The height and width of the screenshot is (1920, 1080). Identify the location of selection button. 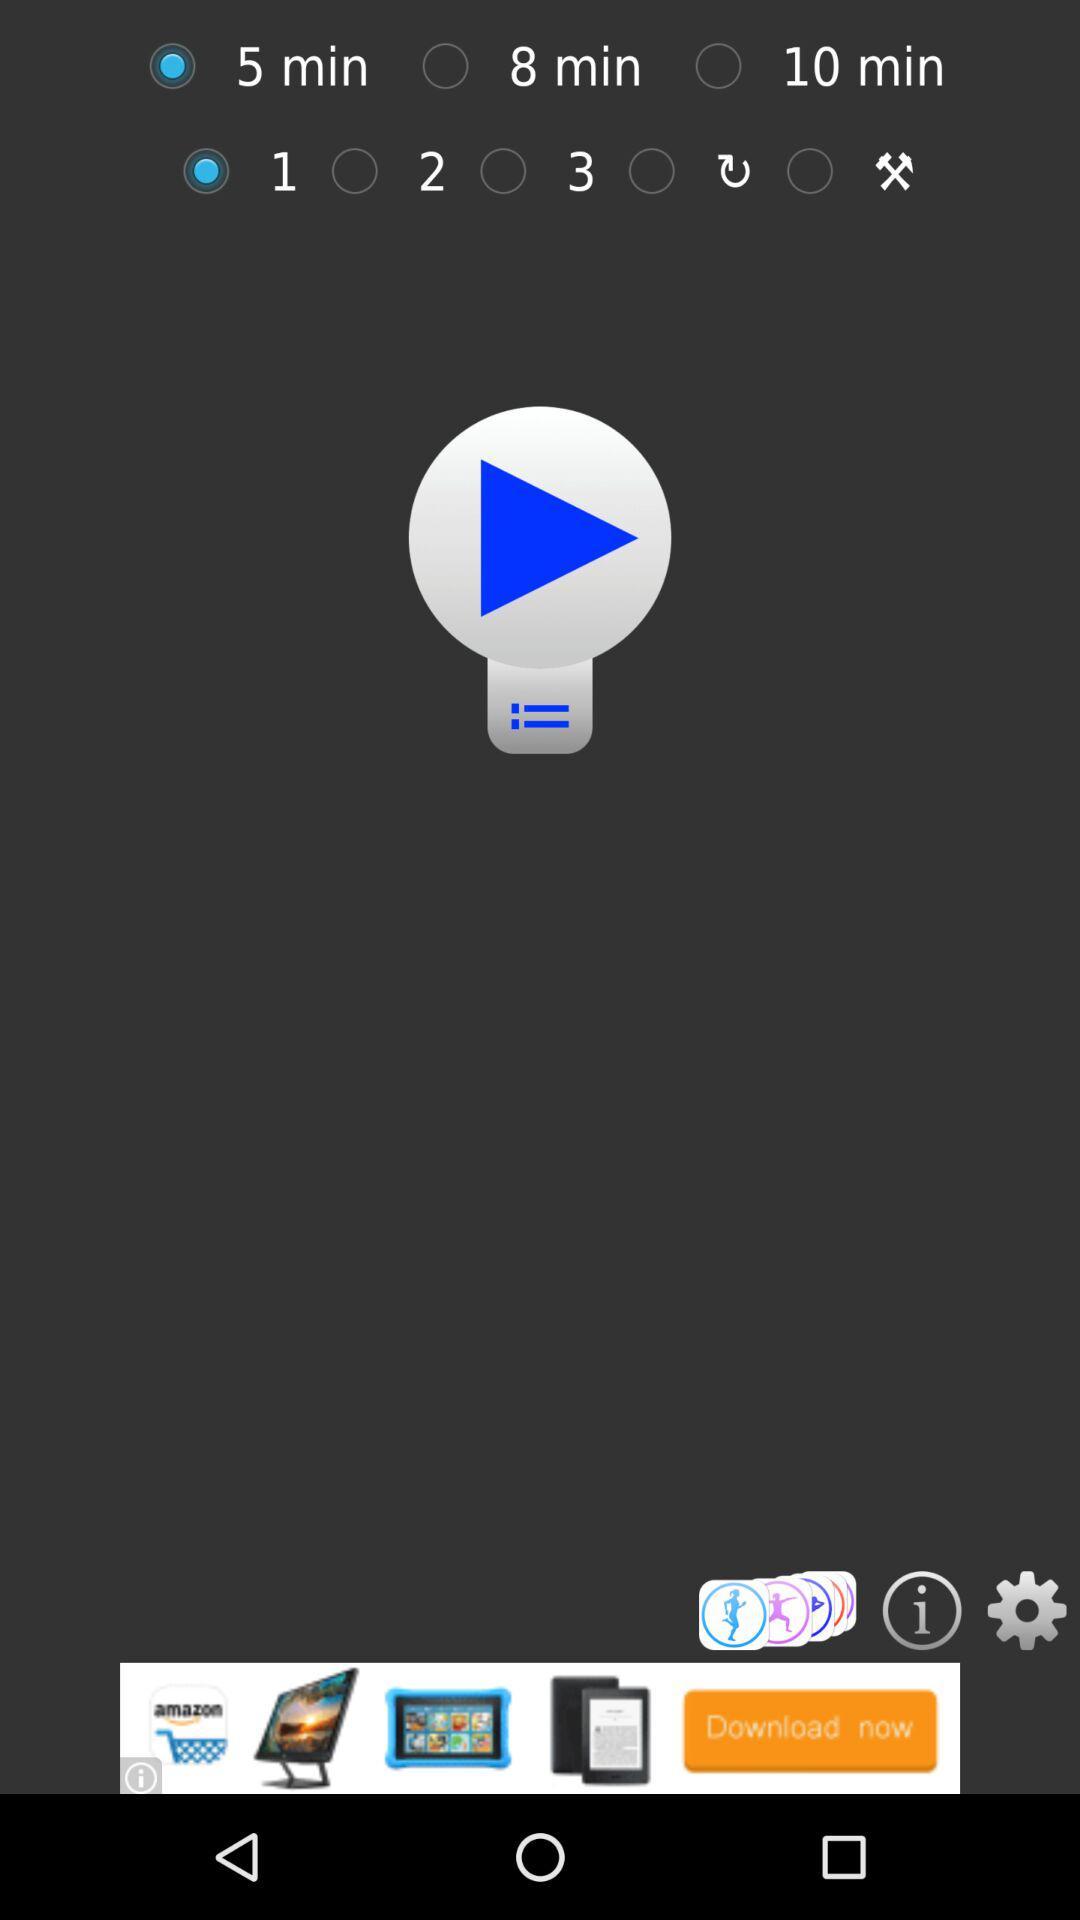
(512, 171).